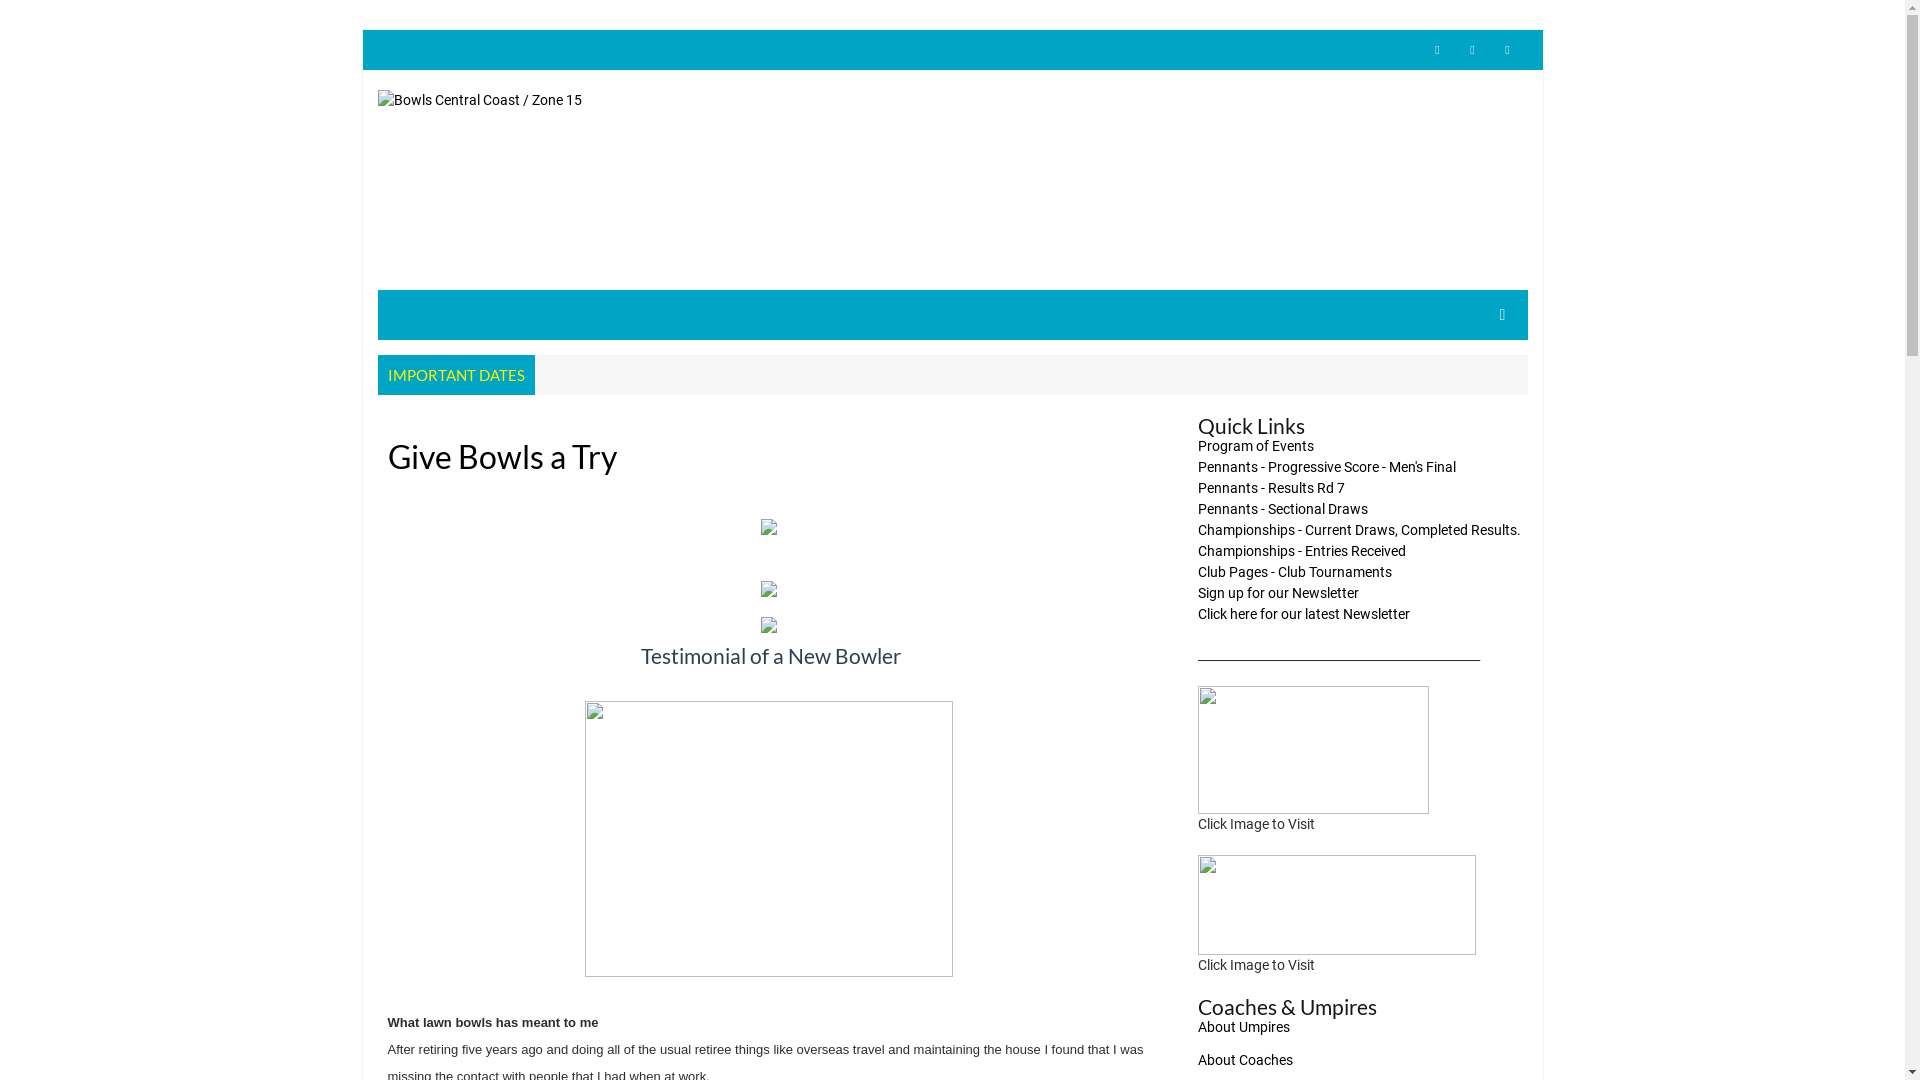 Image resolution: width=1920 pixels, height=1080 pixels. Describe the element at coordinates (1277, 592) in the screenshot. I see `'Sign up for our Newsletter'` at that location.